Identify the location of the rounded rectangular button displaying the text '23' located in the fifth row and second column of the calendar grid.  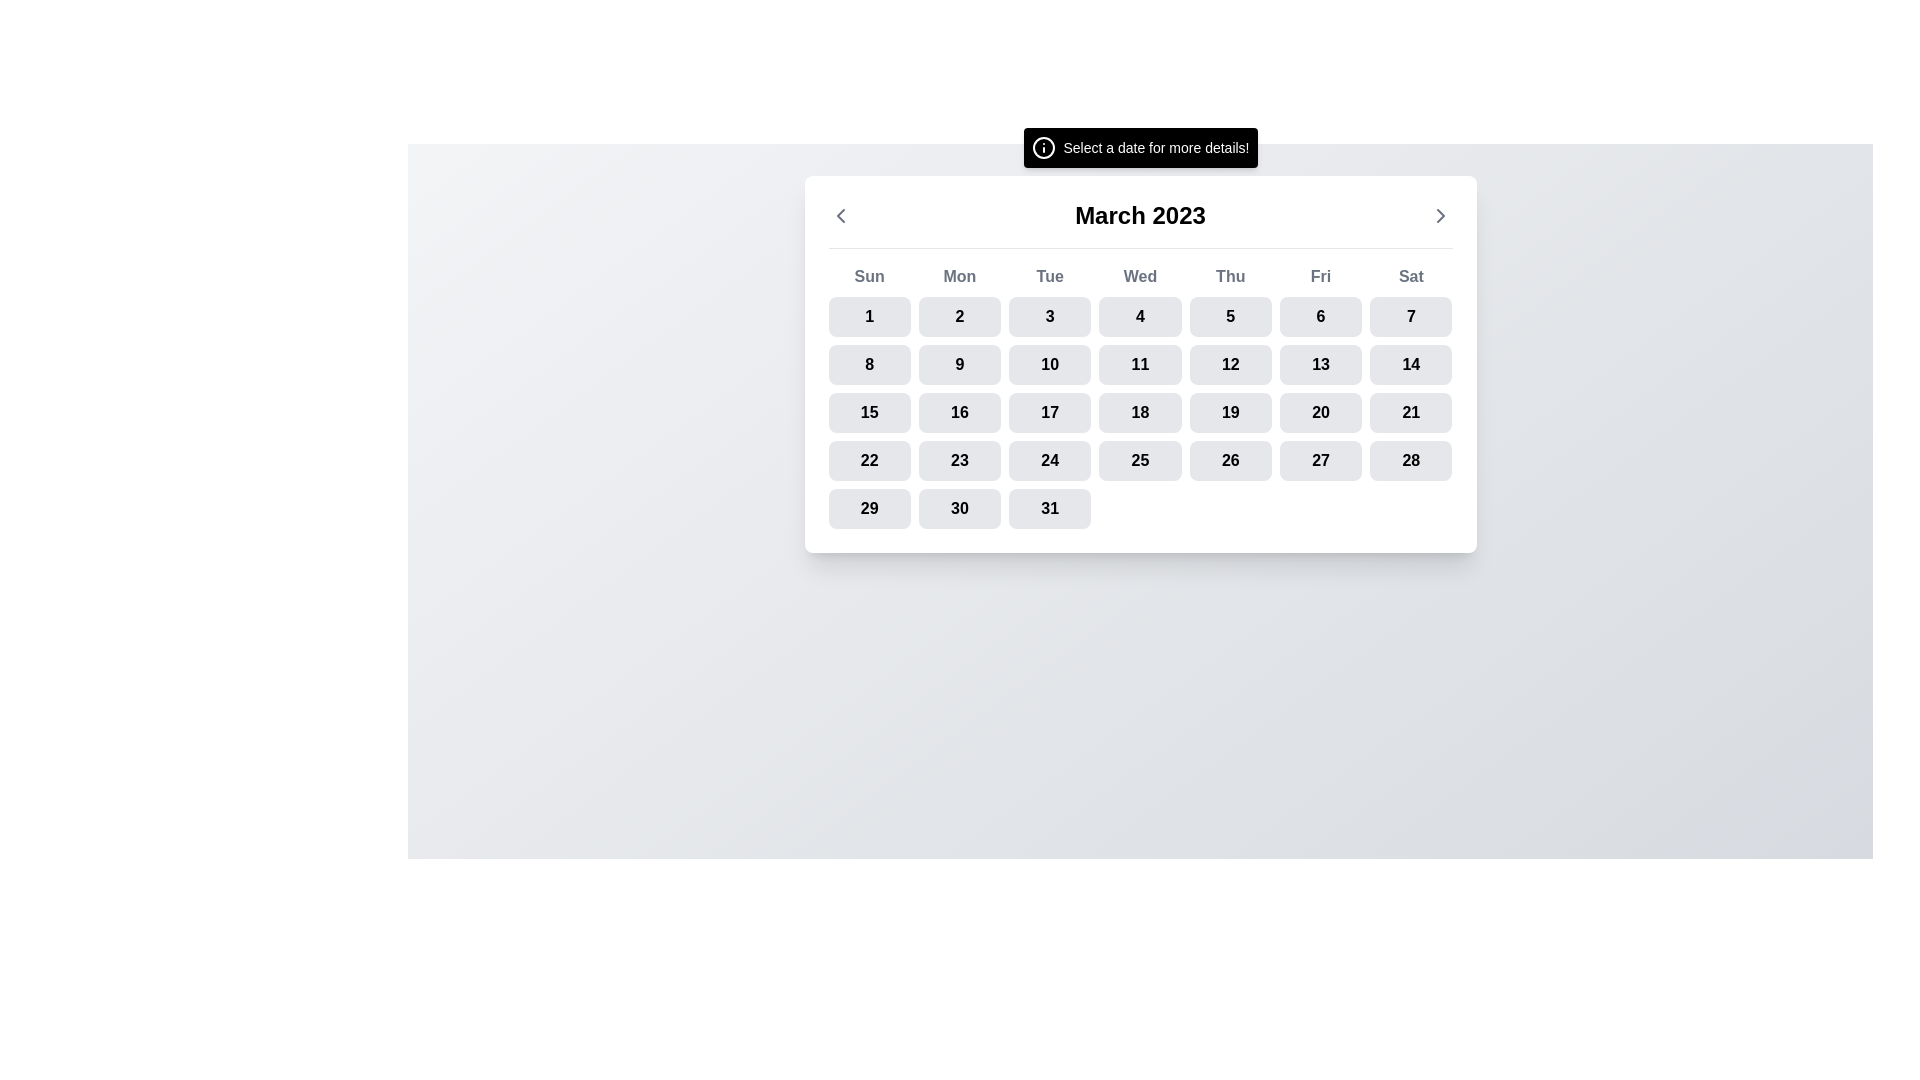
(960, 461).